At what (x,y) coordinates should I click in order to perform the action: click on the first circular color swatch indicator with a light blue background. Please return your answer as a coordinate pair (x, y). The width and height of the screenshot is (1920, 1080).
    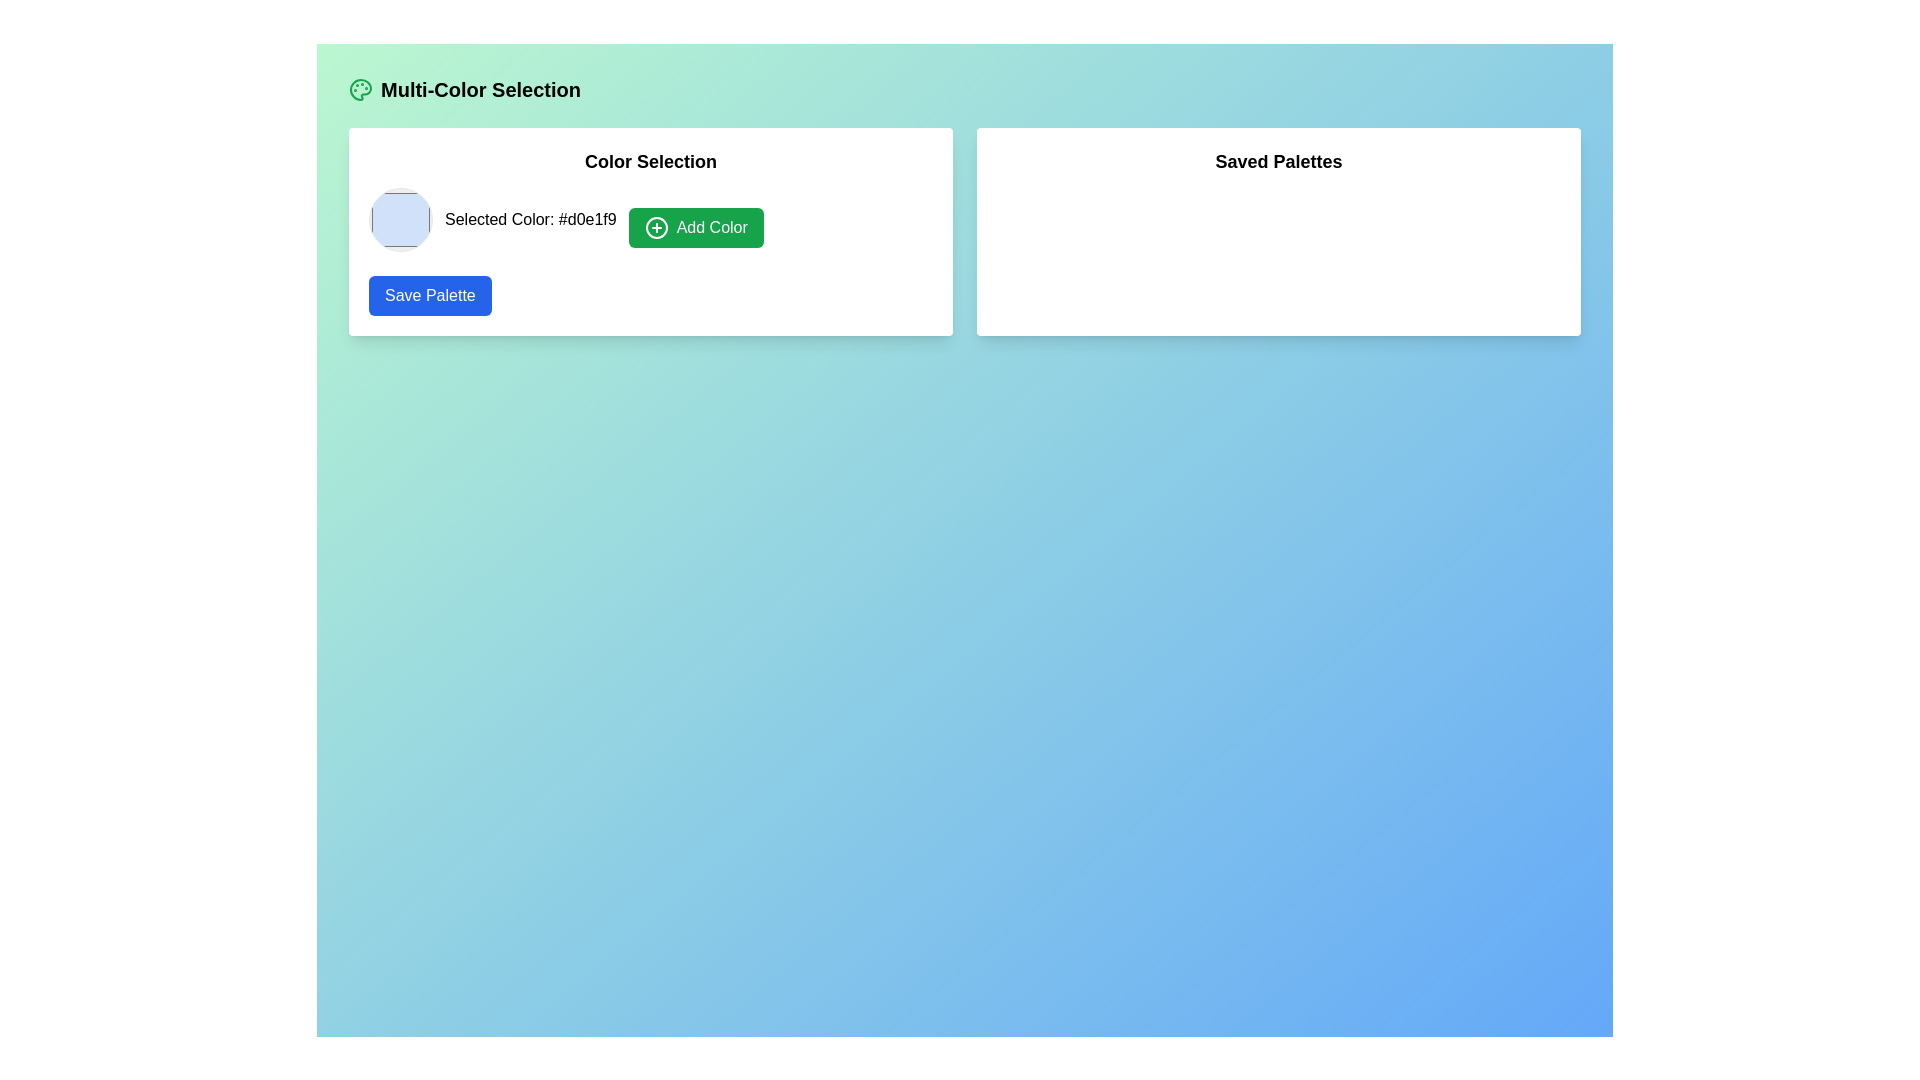
    Looking at the image, I should click on (400, 219).